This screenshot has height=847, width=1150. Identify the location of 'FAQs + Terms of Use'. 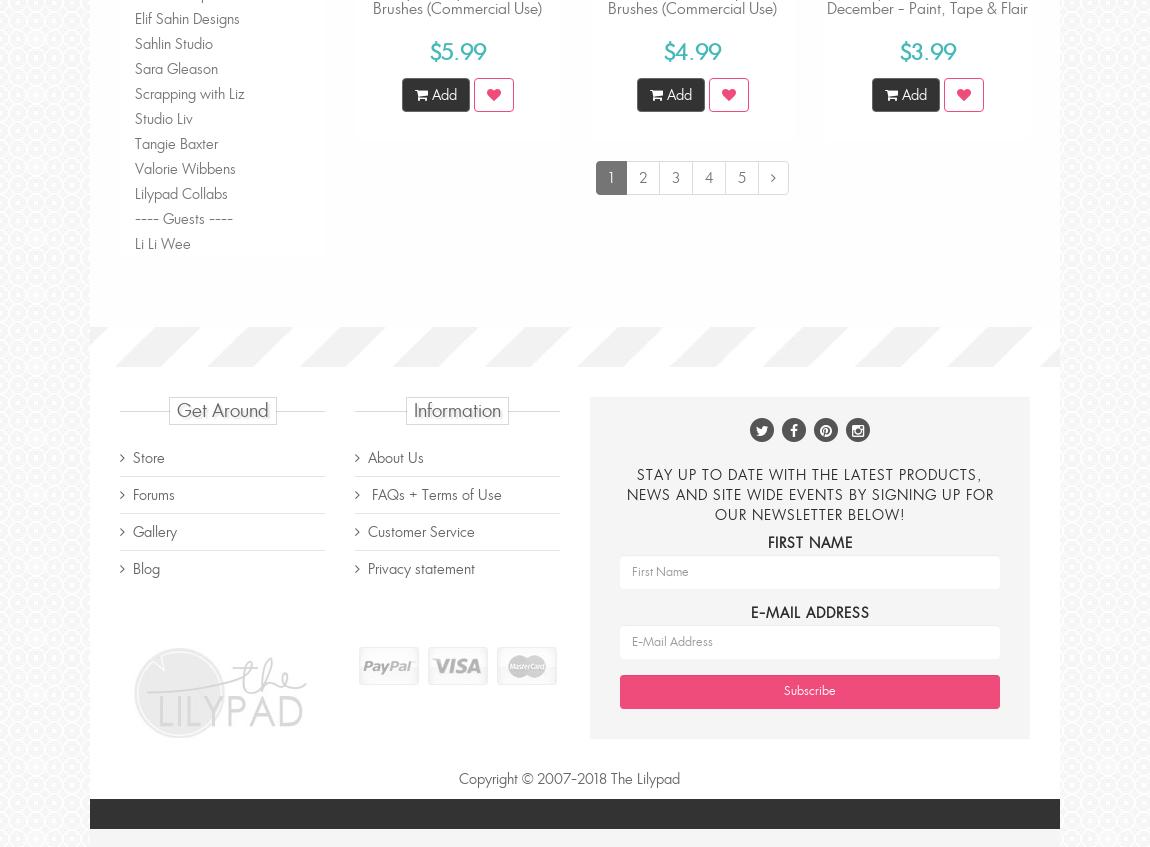
(435, 492).